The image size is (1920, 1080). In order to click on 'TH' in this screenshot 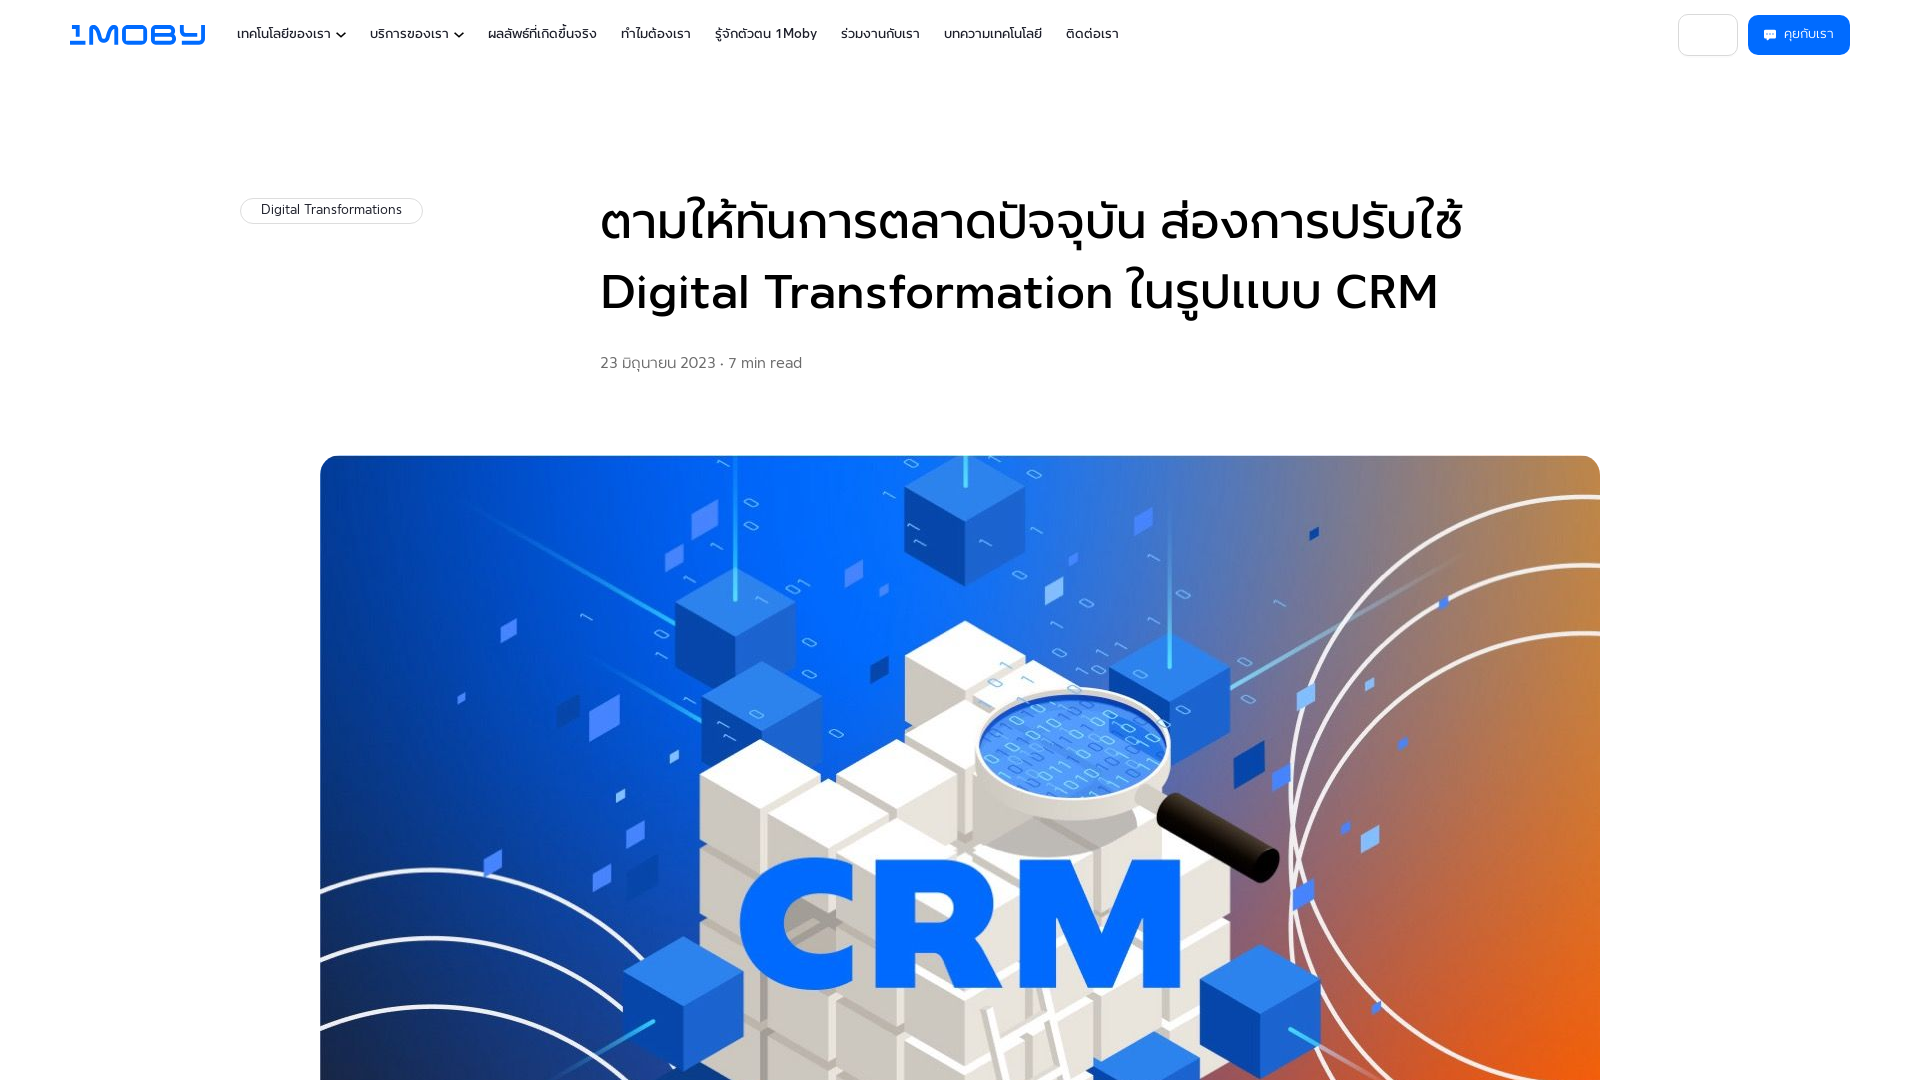, I will do `click(1707, 34)`.